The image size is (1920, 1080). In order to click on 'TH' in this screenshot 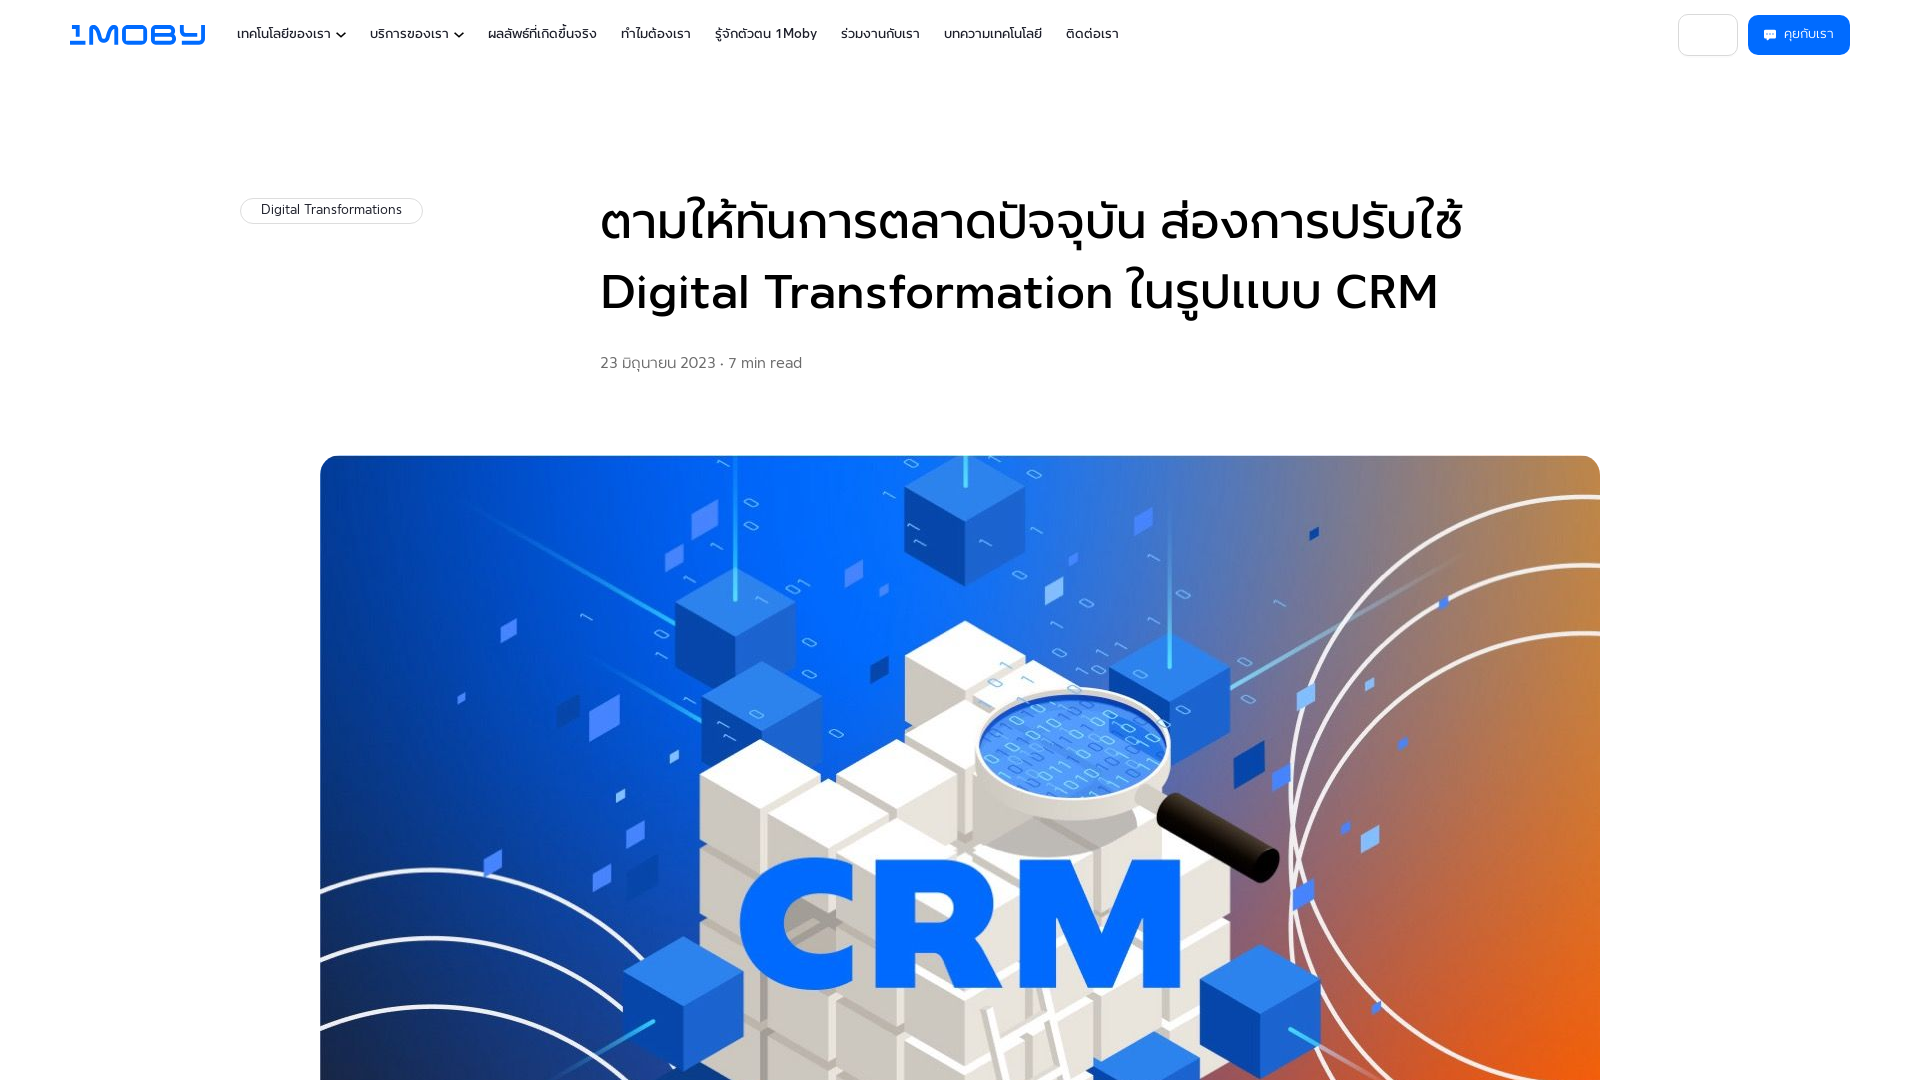, I will do `click(1707, 34)`.